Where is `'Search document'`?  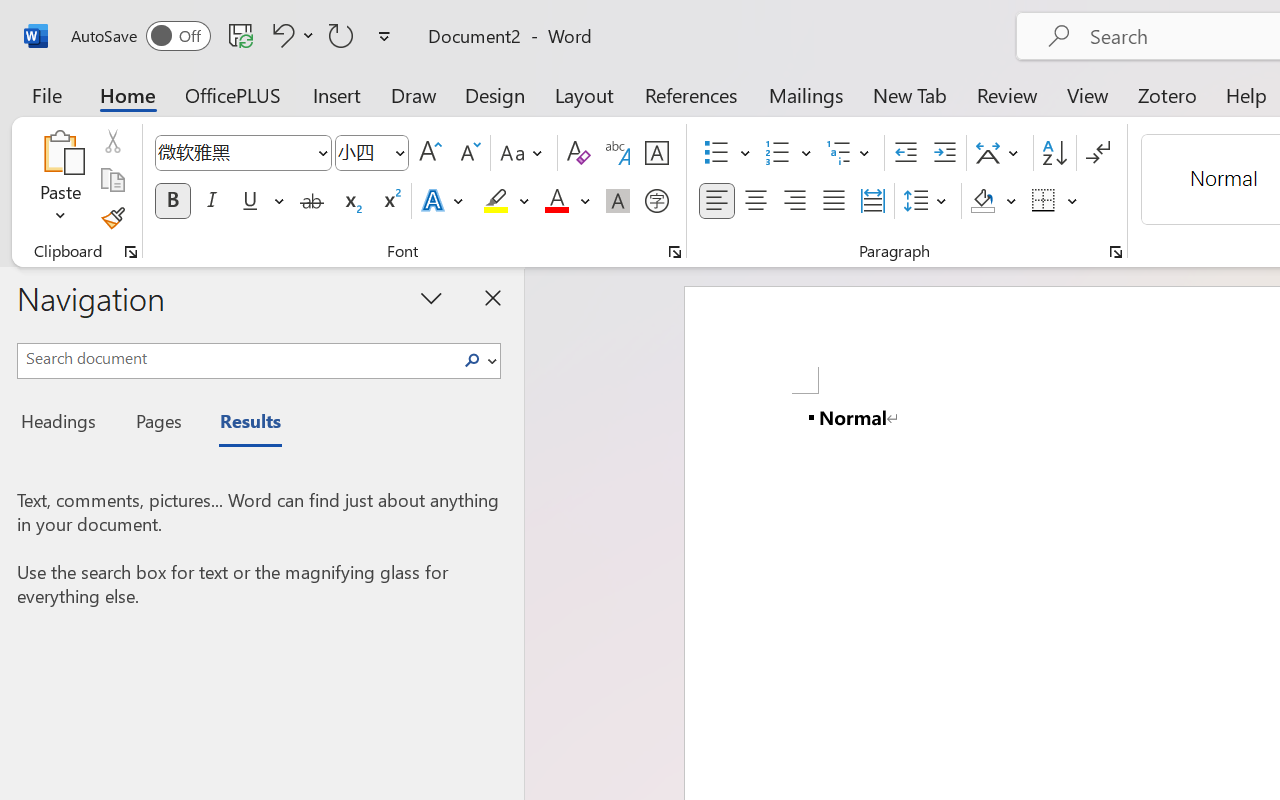
'Search document' is located at coordinates (237, 358).